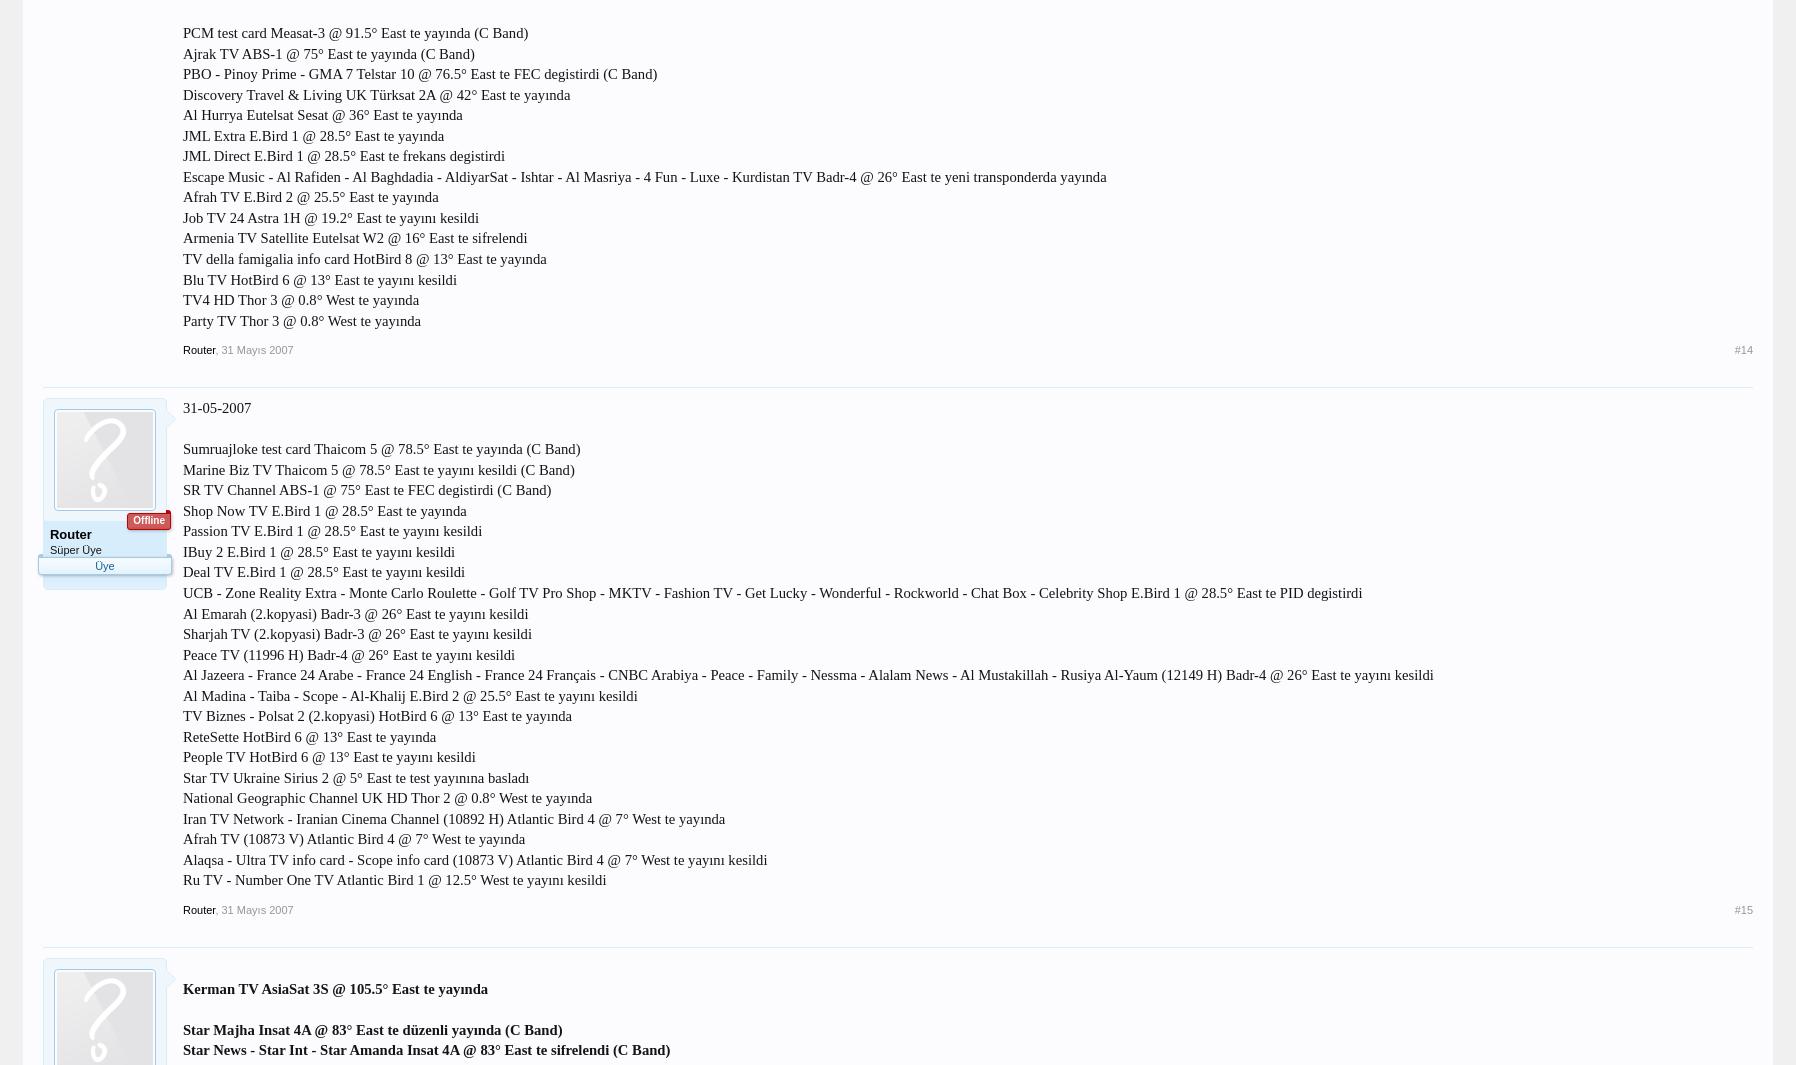 The height and width of the screenshot is (1065, 1796). What do you see at coordinates (60, 594) in the screenshot?
I see `'Kayıt:'` at bounding box center [60, 594].